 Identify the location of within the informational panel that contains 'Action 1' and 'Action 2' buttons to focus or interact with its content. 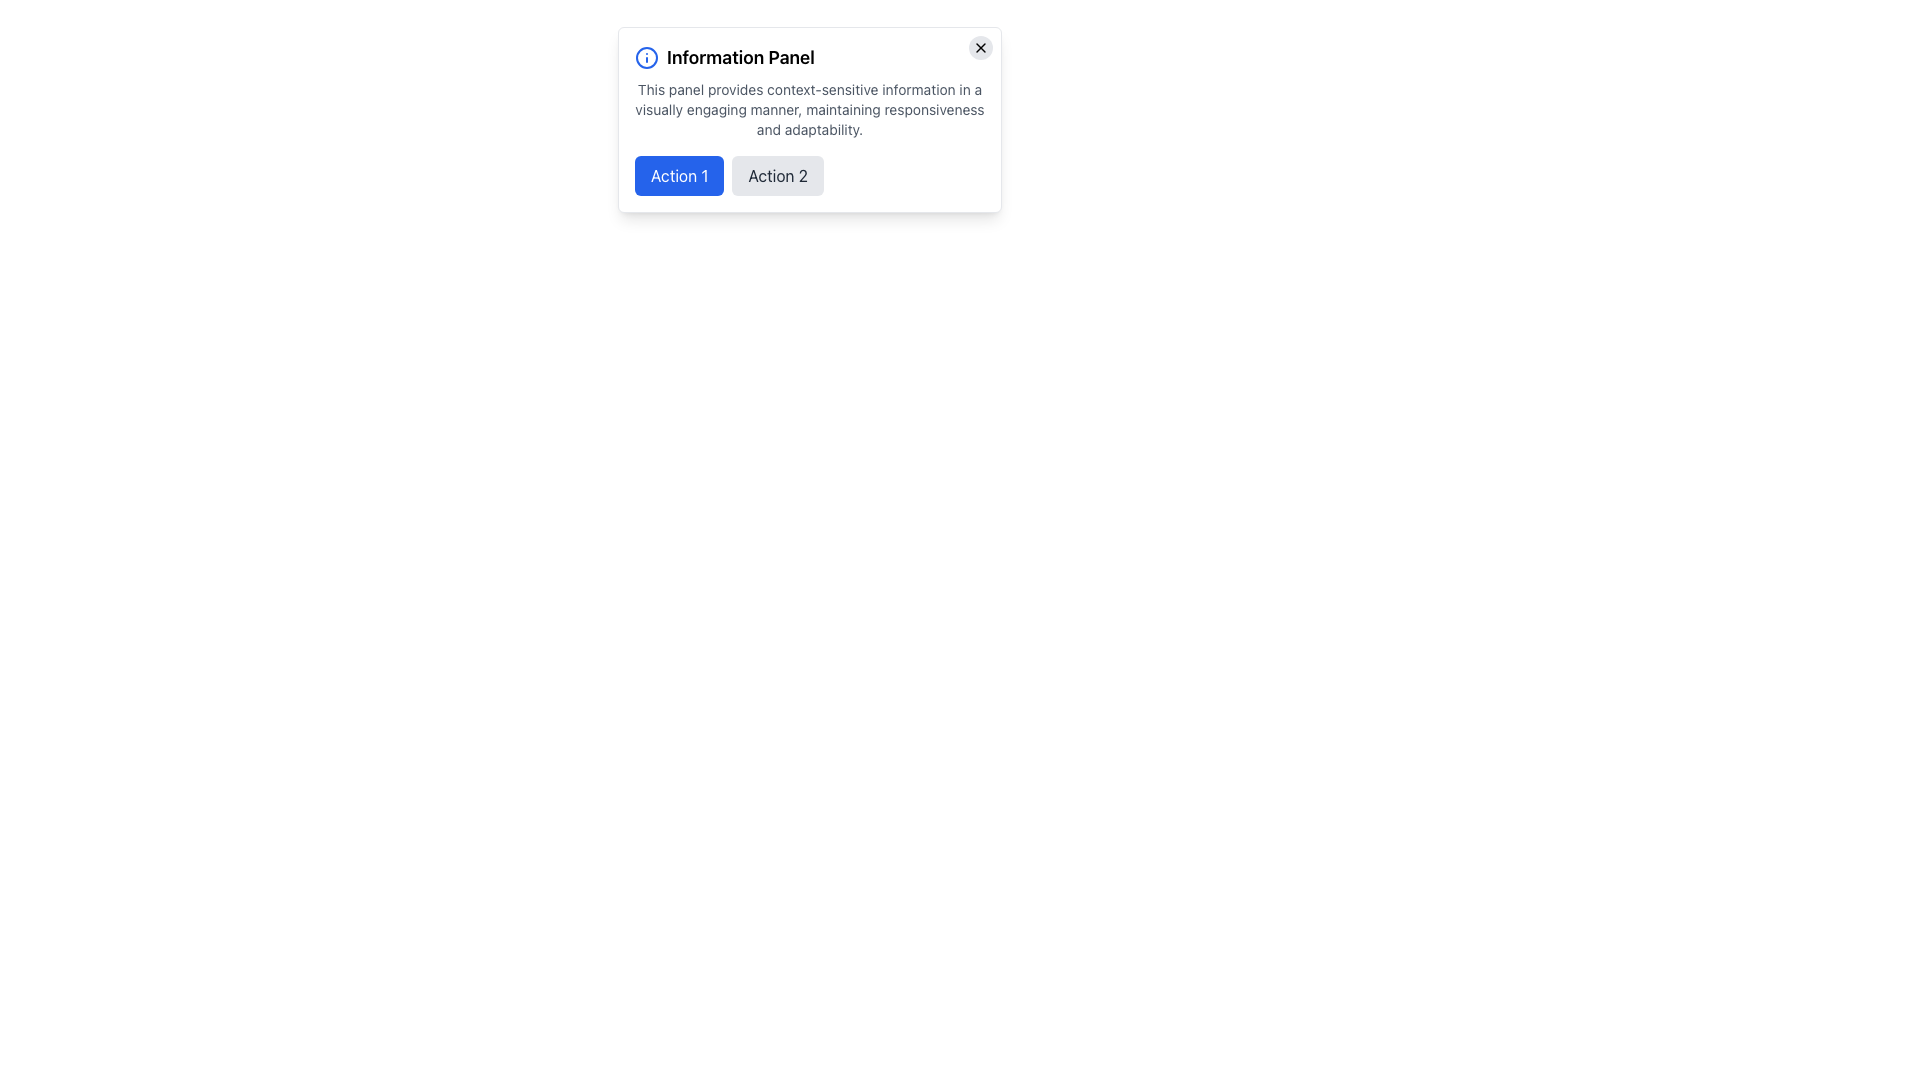
(810, 119).